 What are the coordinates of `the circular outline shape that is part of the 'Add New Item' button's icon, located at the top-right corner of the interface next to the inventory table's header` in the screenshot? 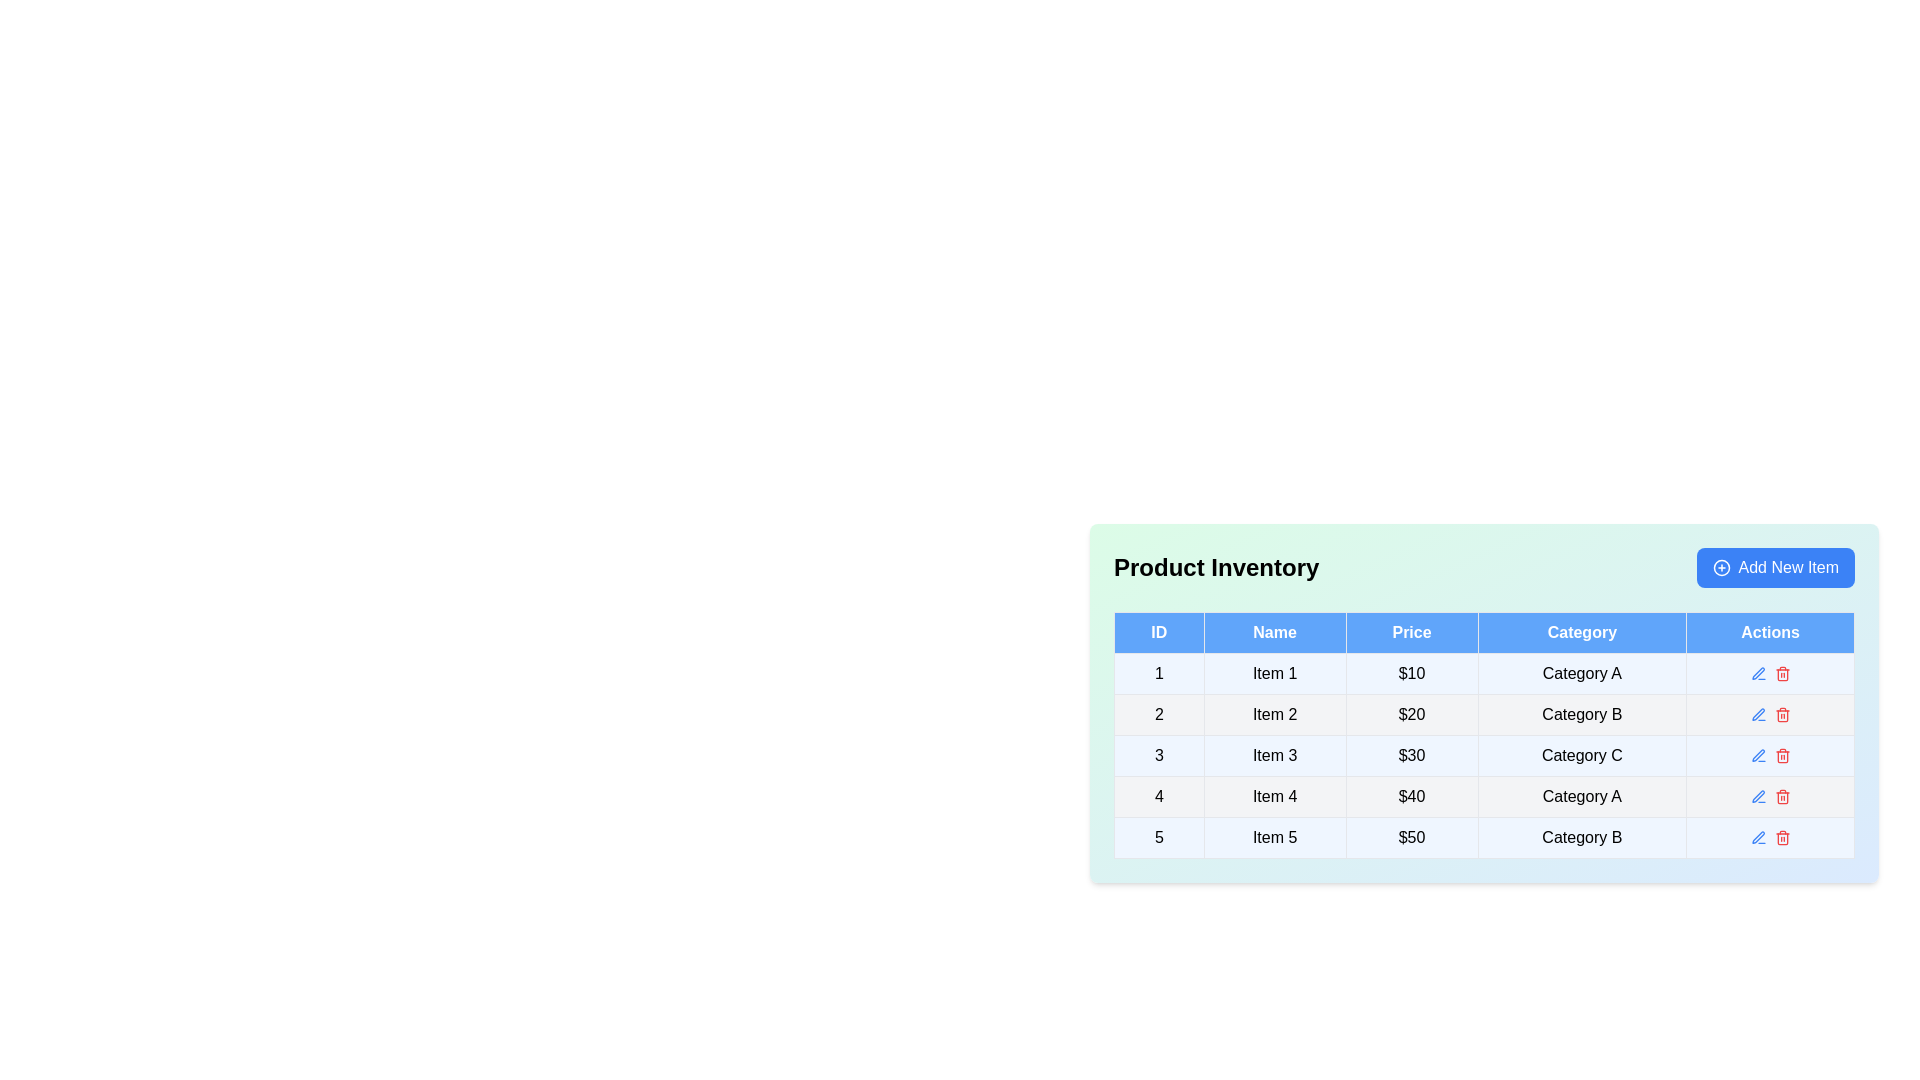 It's located at (1720, 567).